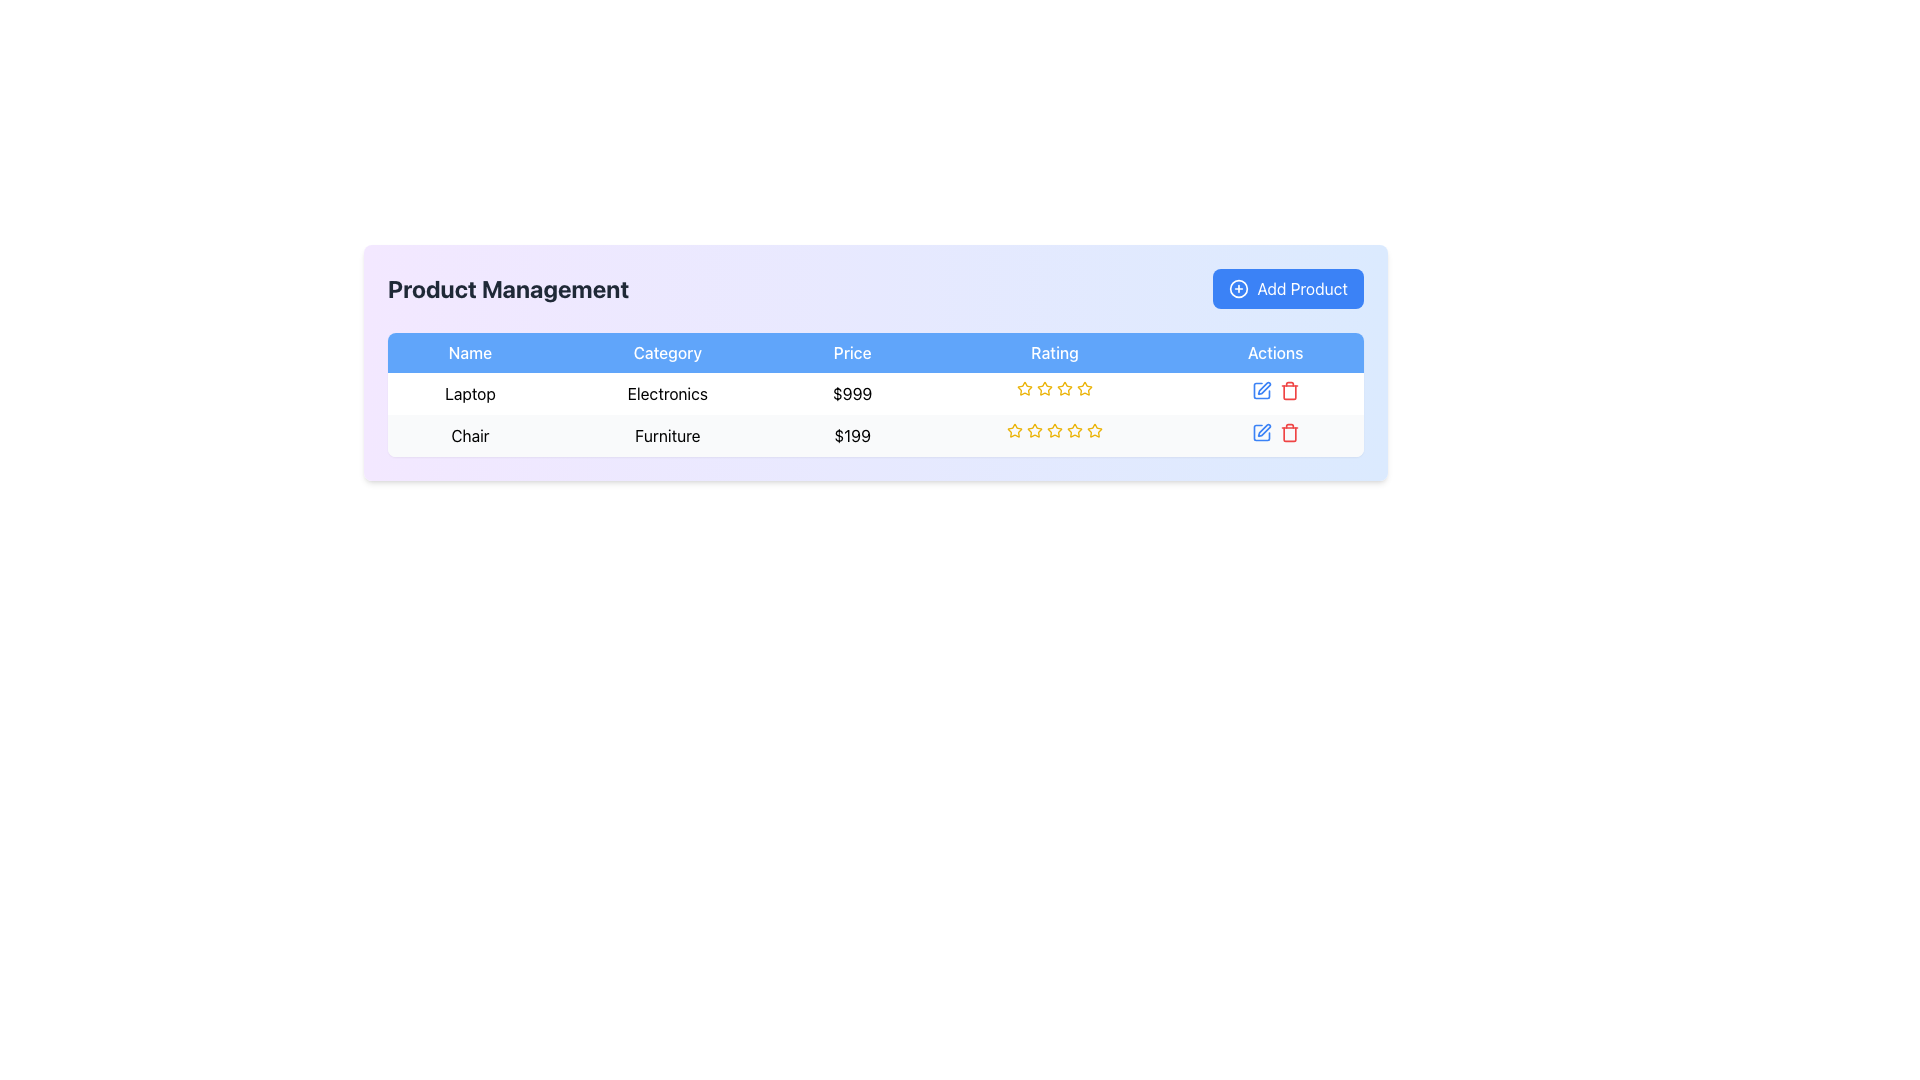 The width and height of the screenshot is (1920, 1080). Describe the element at coordinates (1074, 430) in the screenshot. I see `the fifth Decorative star icon with a yellow outline located in the second row of the 'Rating' column in the table` at that location.